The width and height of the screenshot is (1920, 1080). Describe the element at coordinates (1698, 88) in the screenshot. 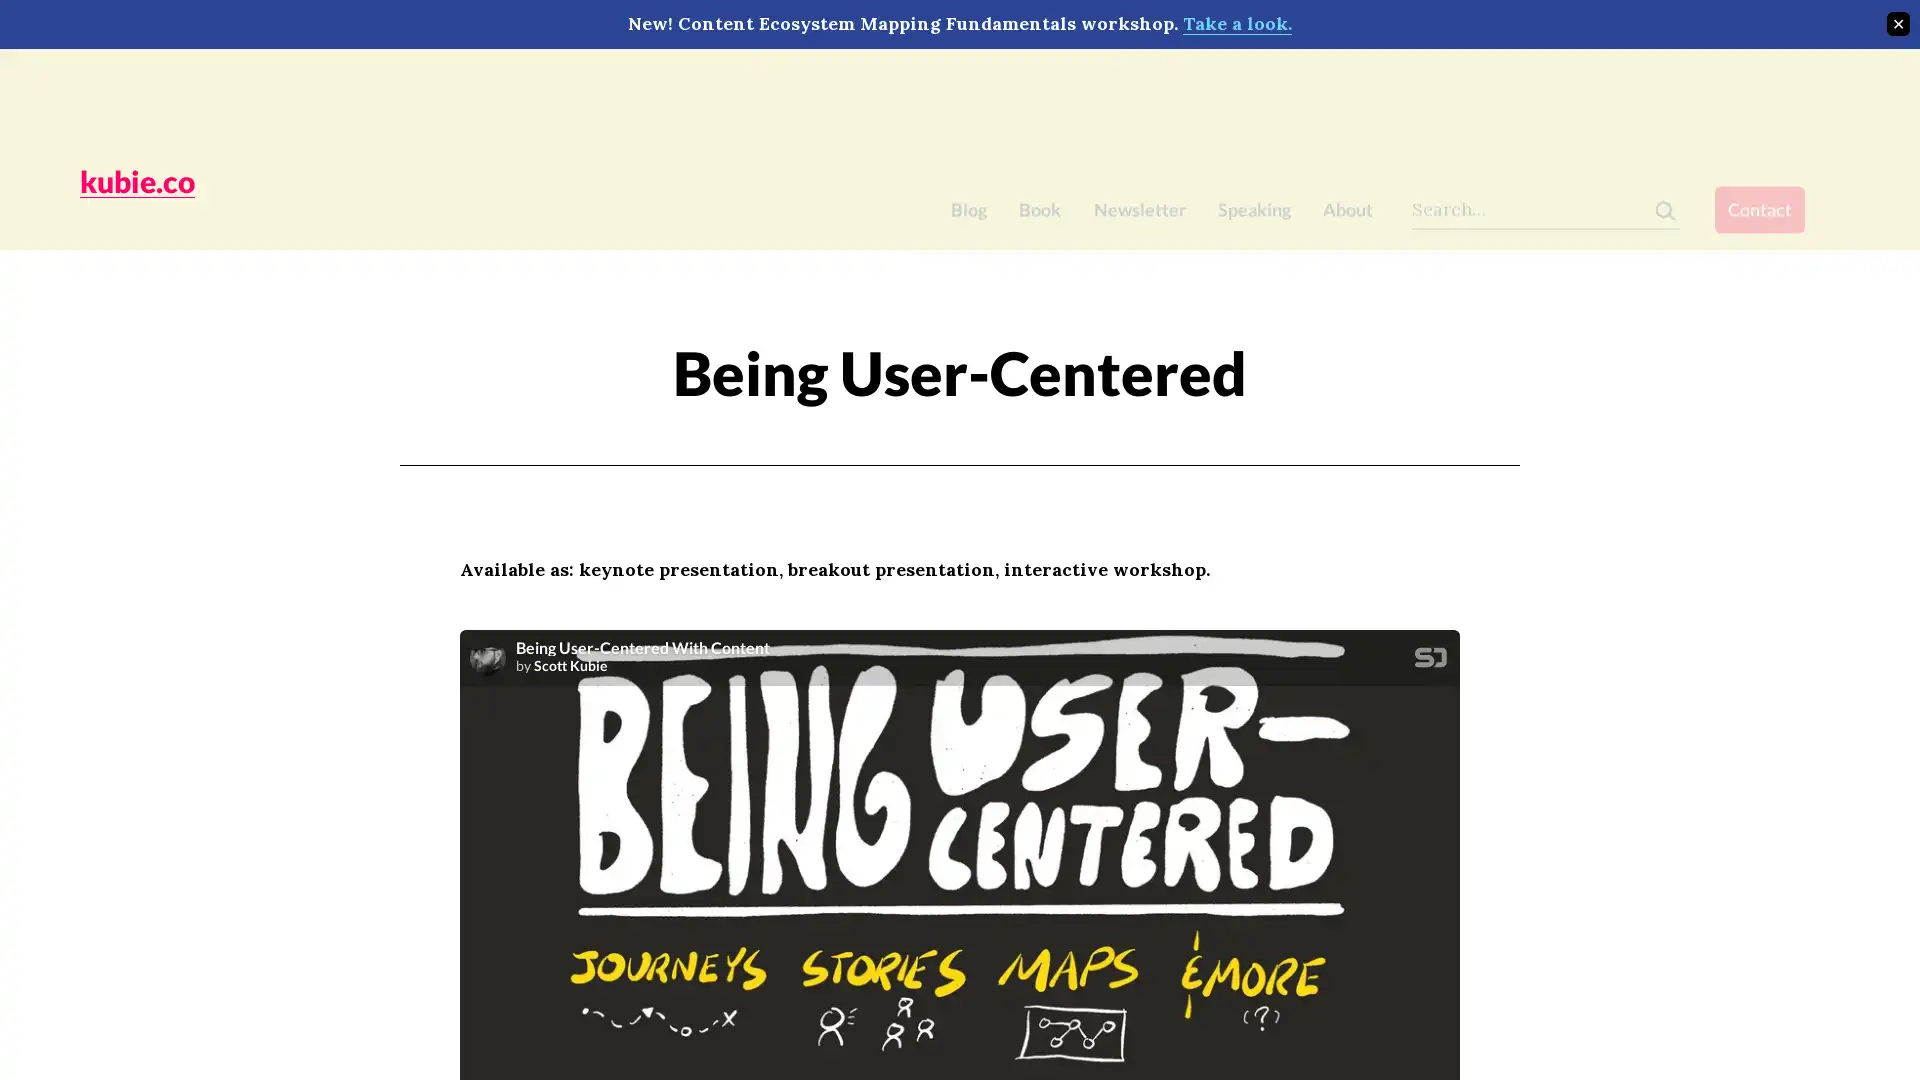

I see `Search` at that location.